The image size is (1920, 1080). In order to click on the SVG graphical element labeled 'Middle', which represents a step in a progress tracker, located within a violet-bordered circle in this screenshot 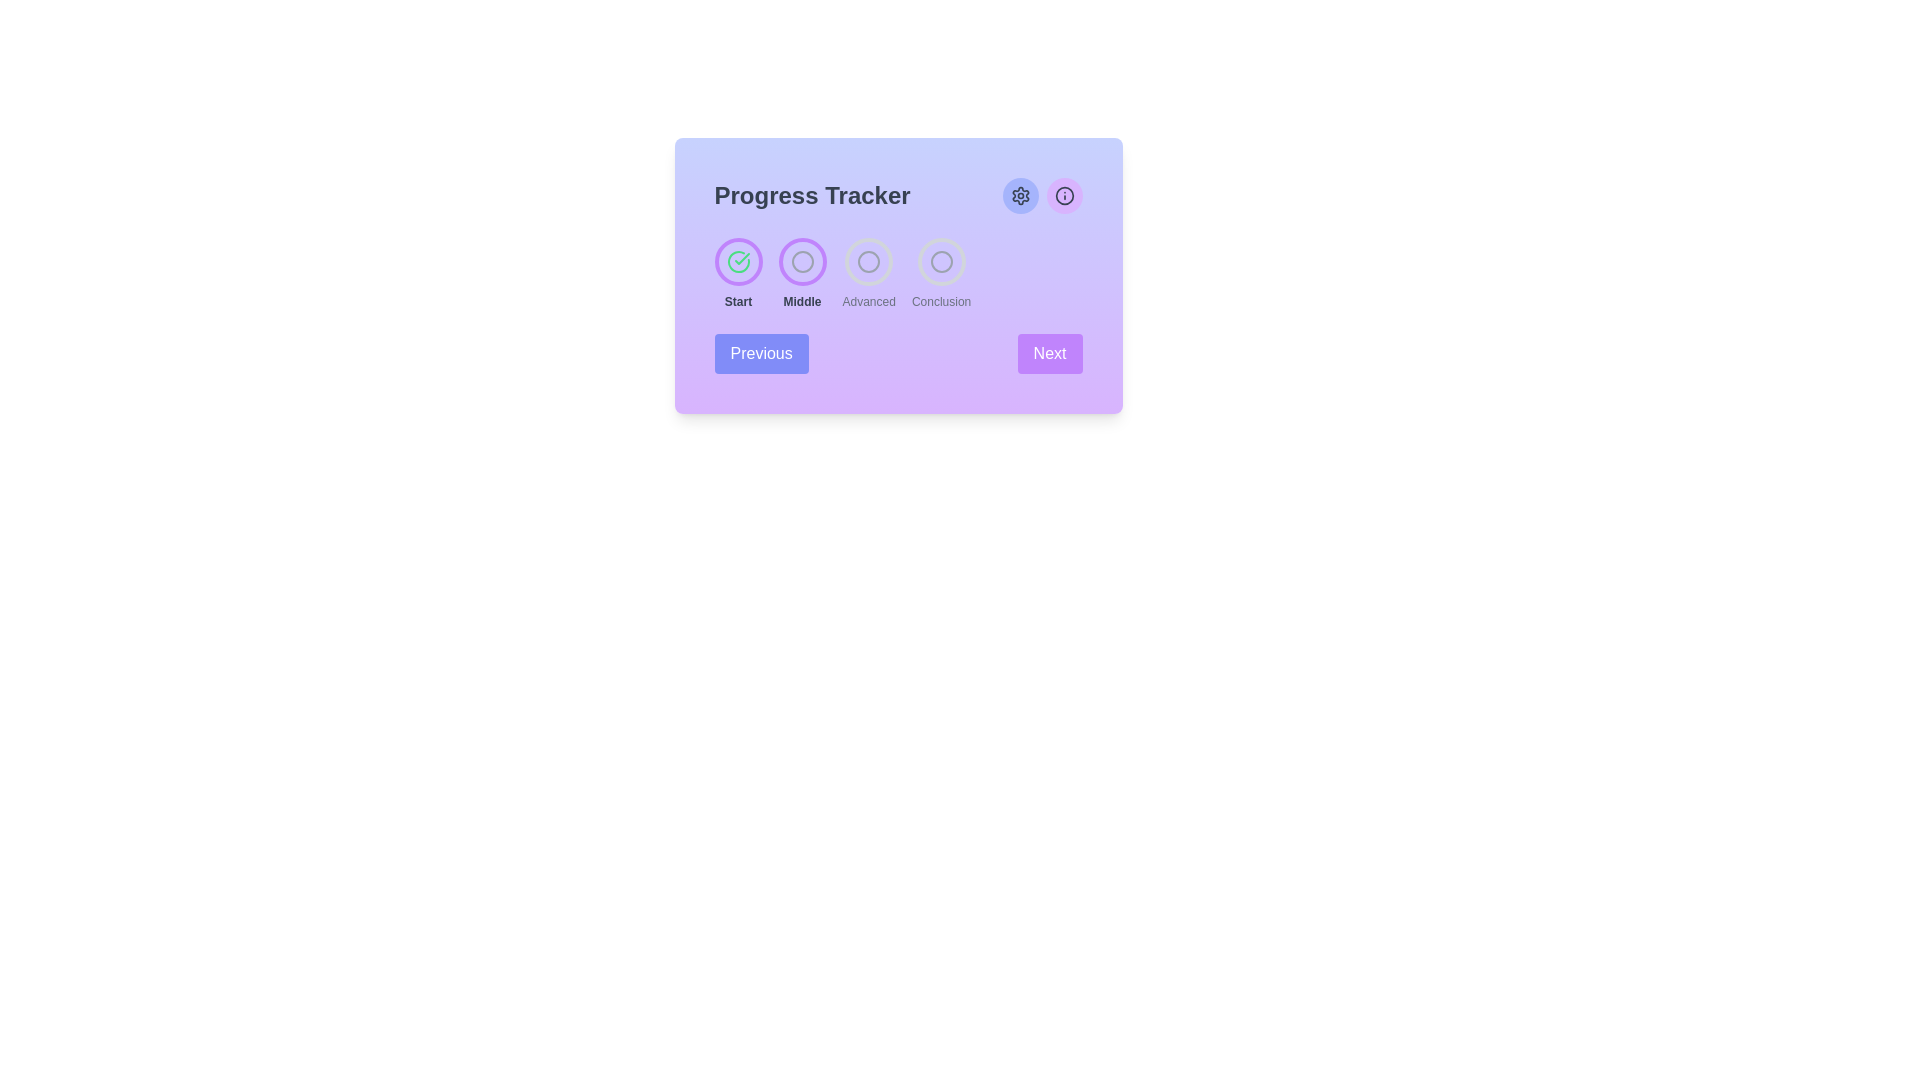, I will do `click(802, 261)`.